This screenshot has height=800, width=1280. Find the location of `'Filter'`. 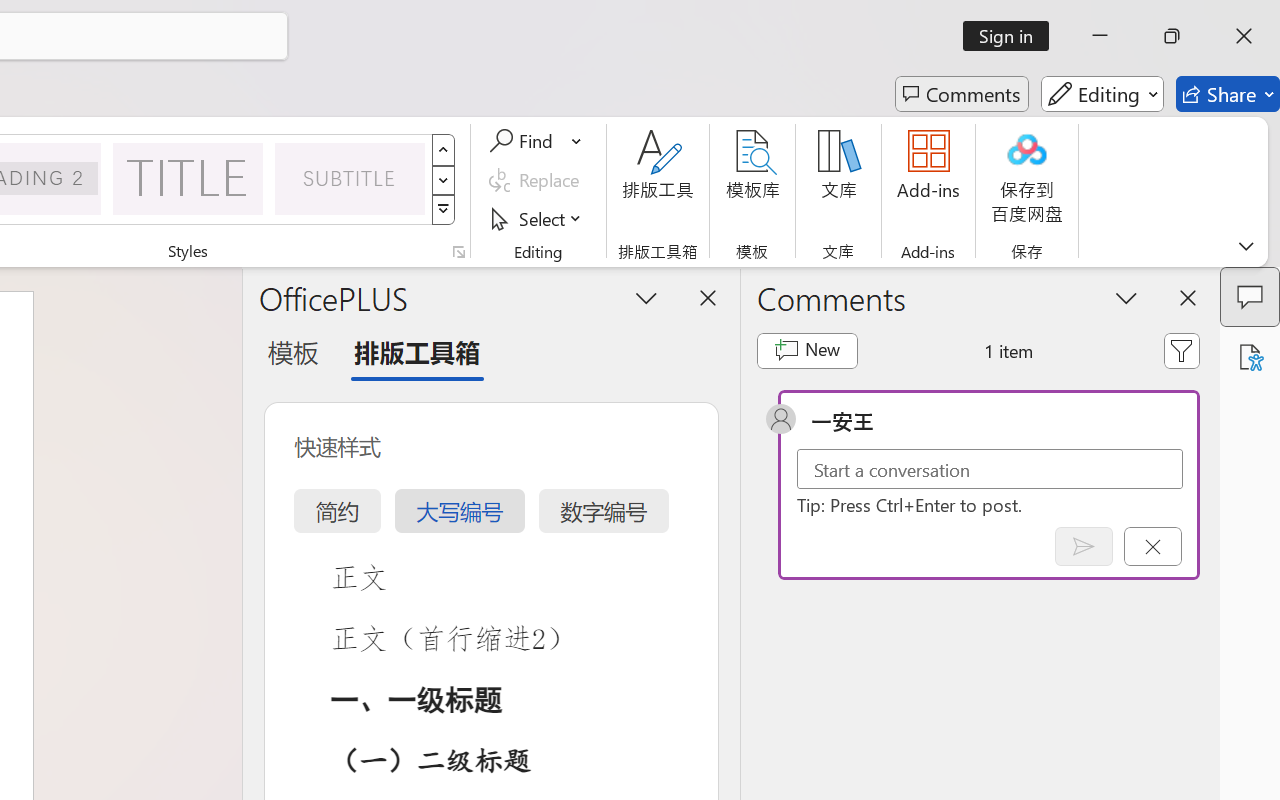

'Filter' is located at coordinates (1182, 350).